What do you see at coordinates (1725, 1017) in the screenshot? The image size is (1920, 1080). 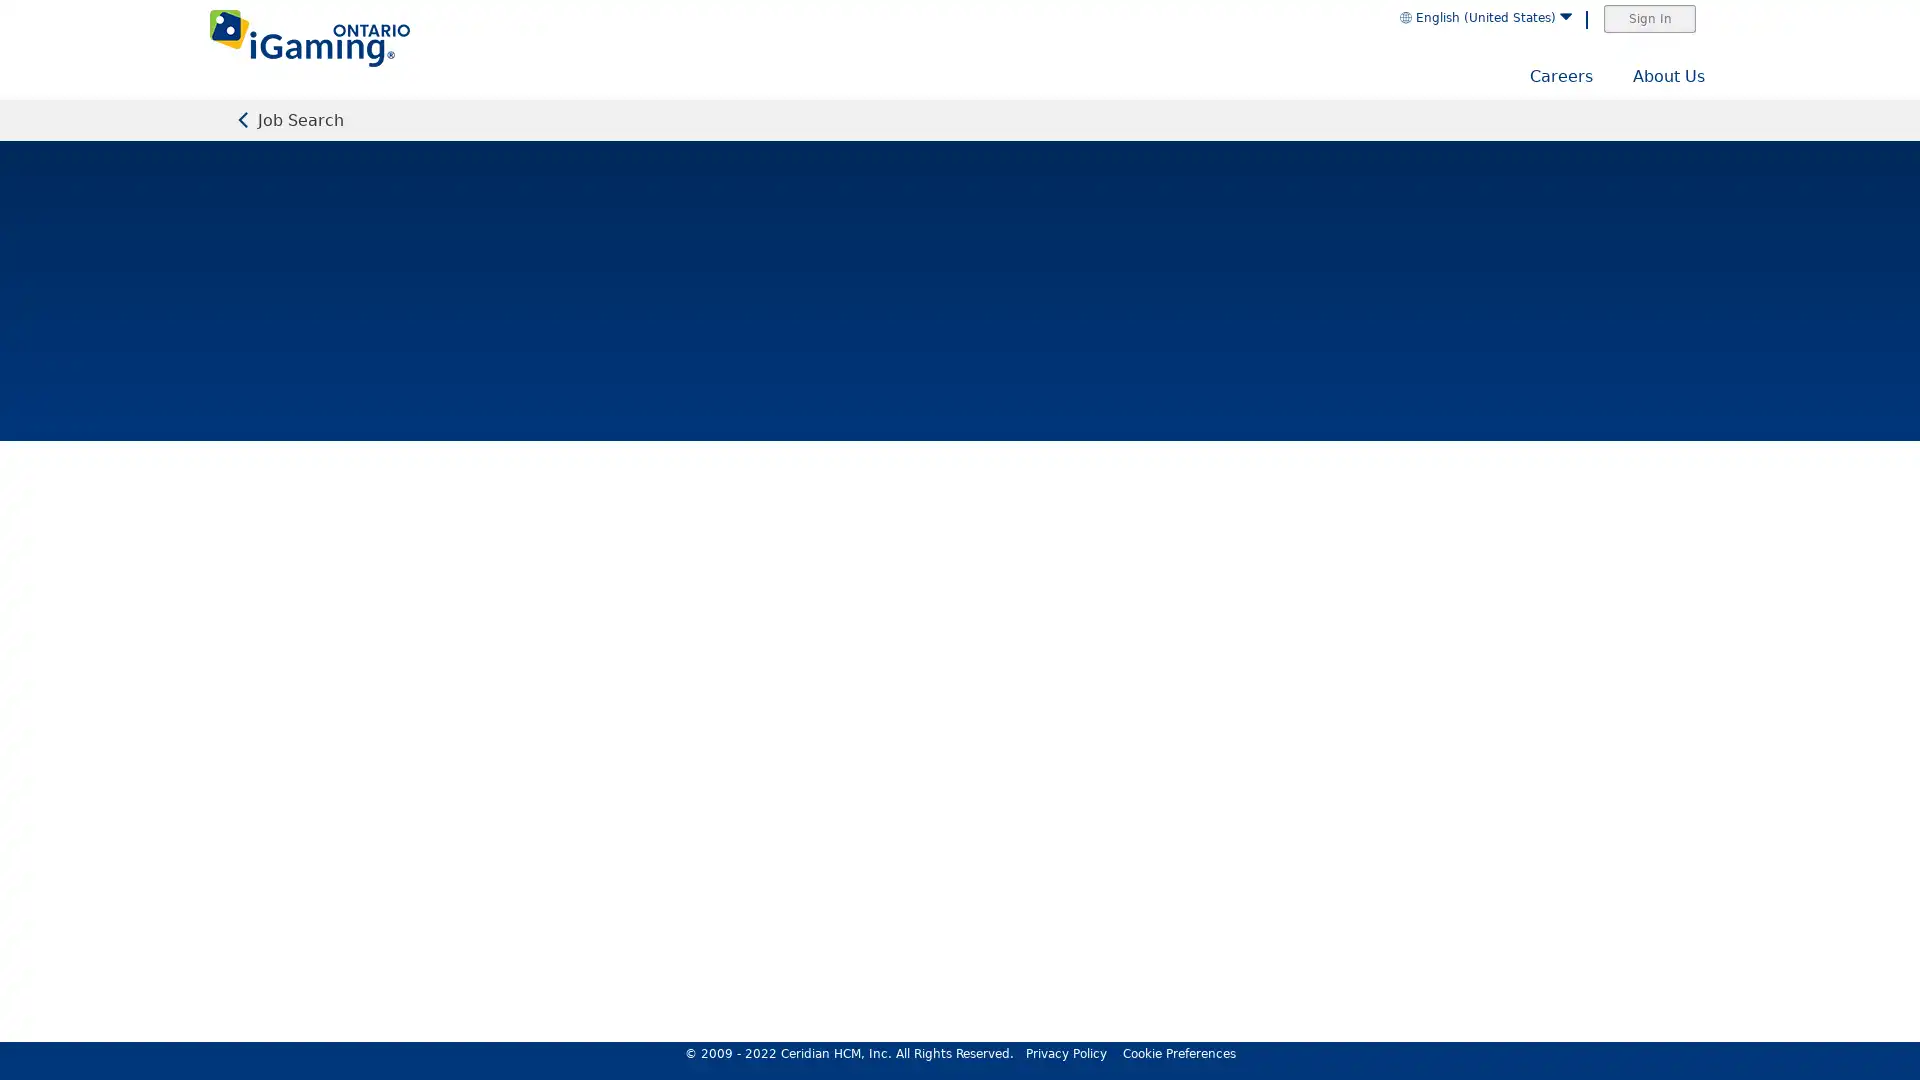 I see `Reject` at bounding box center [1725, 1017].